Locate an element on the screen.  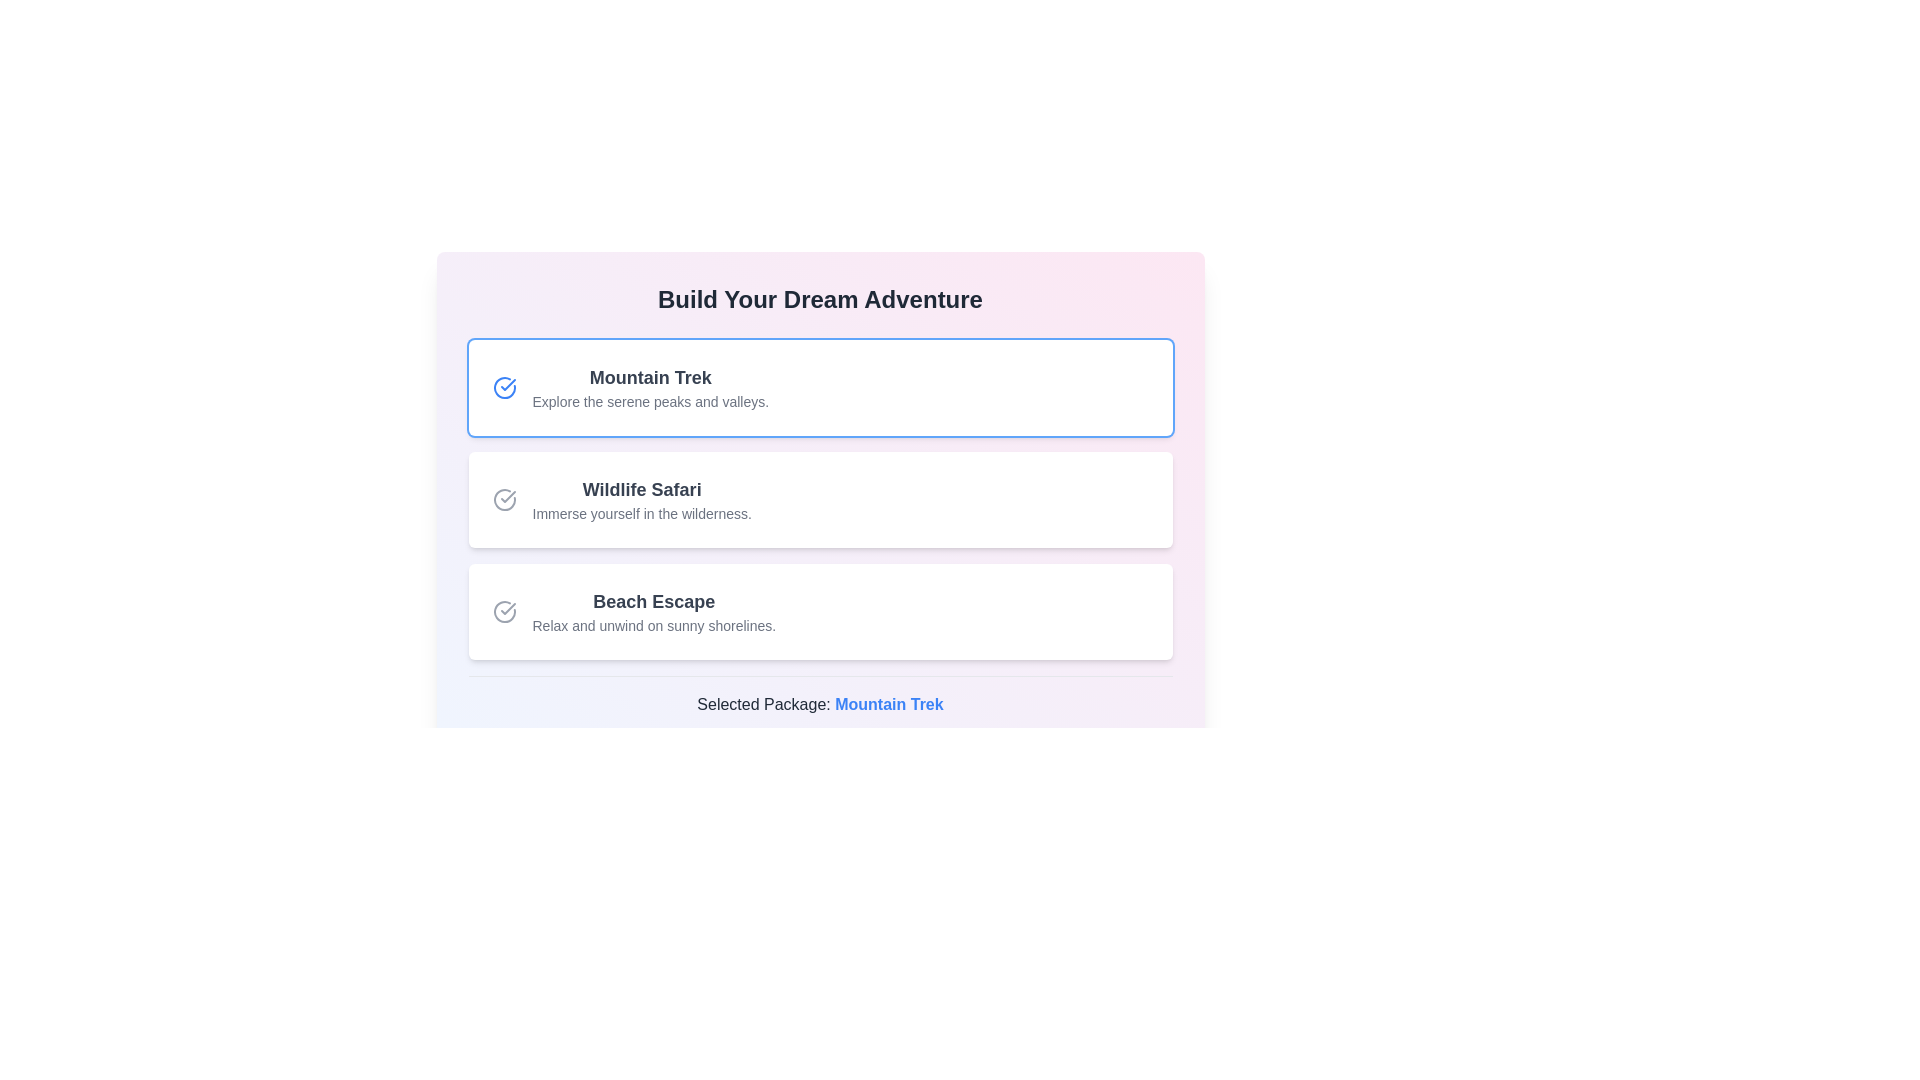
the selection indicator icon for the 'Beach Escape' option, located at the top left of the third option card in the list is located at coordinates (504, 611).